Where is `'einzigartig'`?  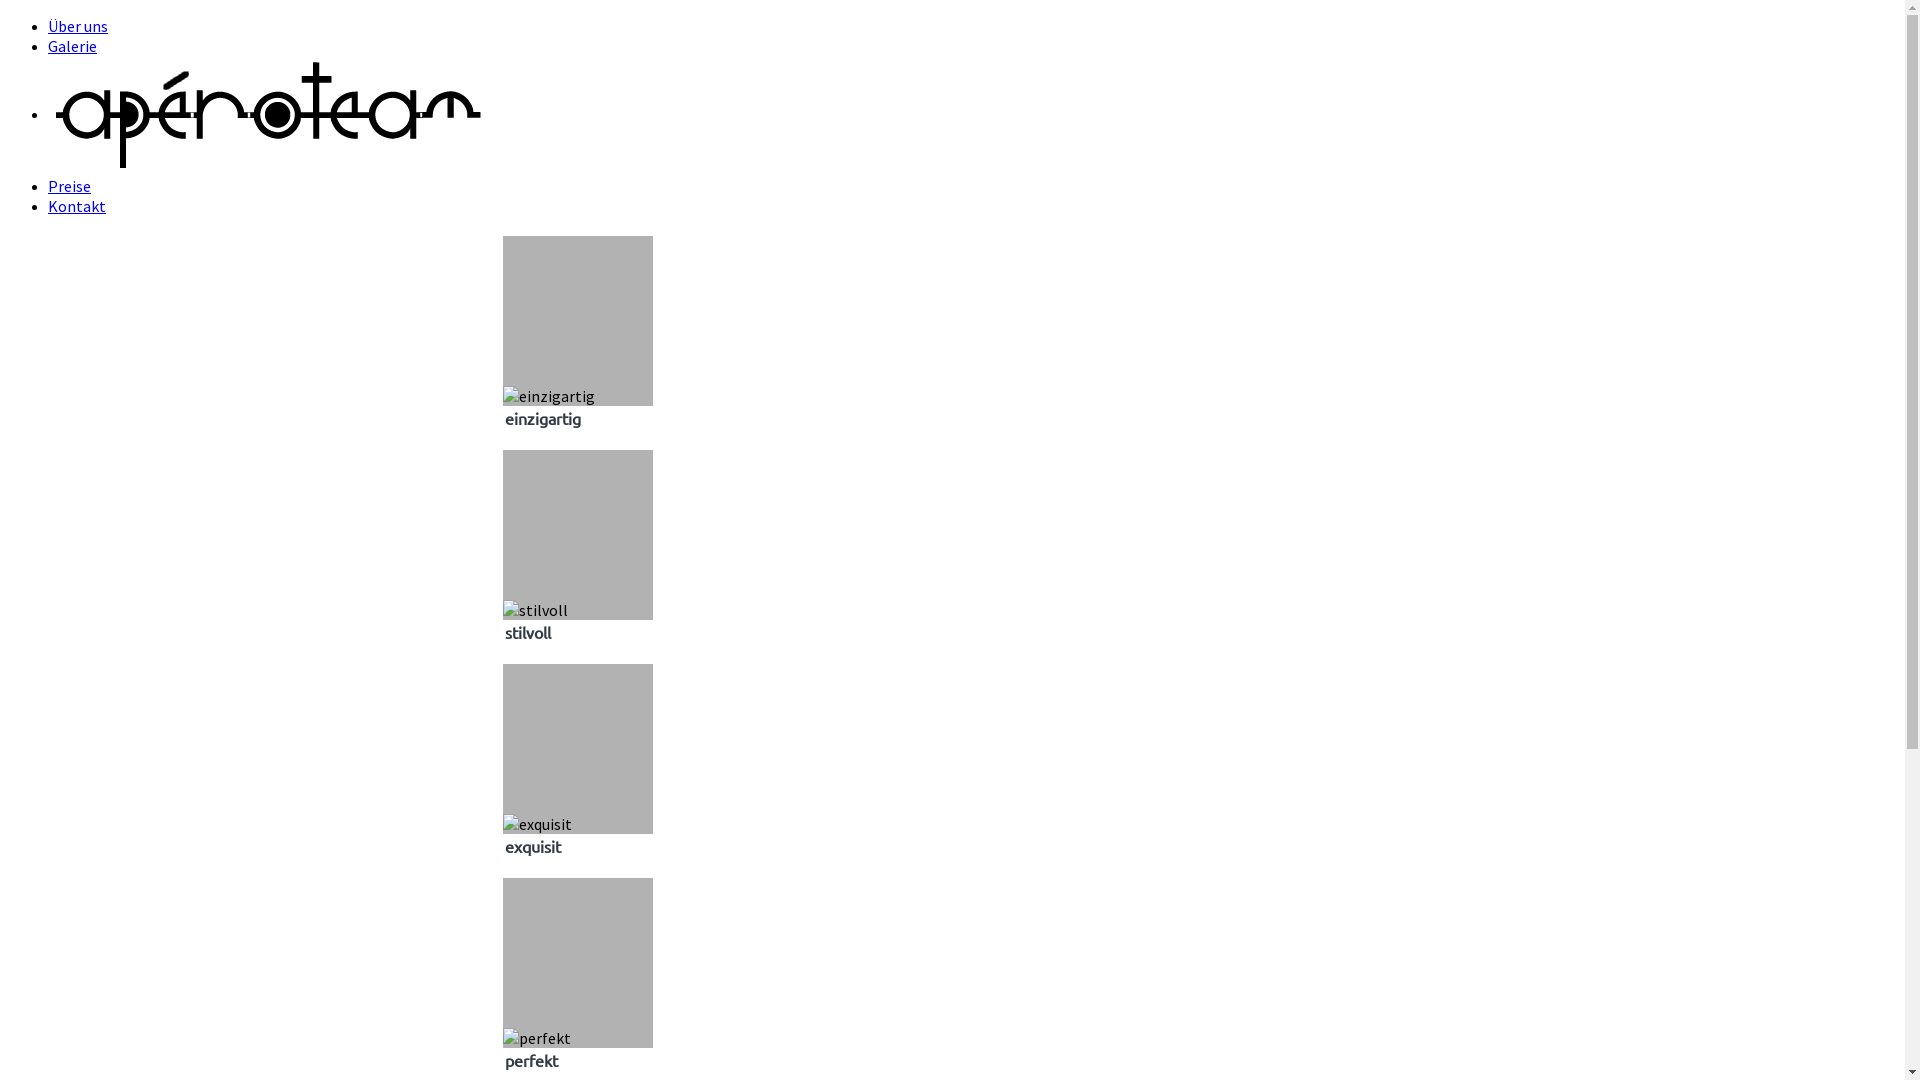
'einzigartig' is located at coordinates (547, 396).